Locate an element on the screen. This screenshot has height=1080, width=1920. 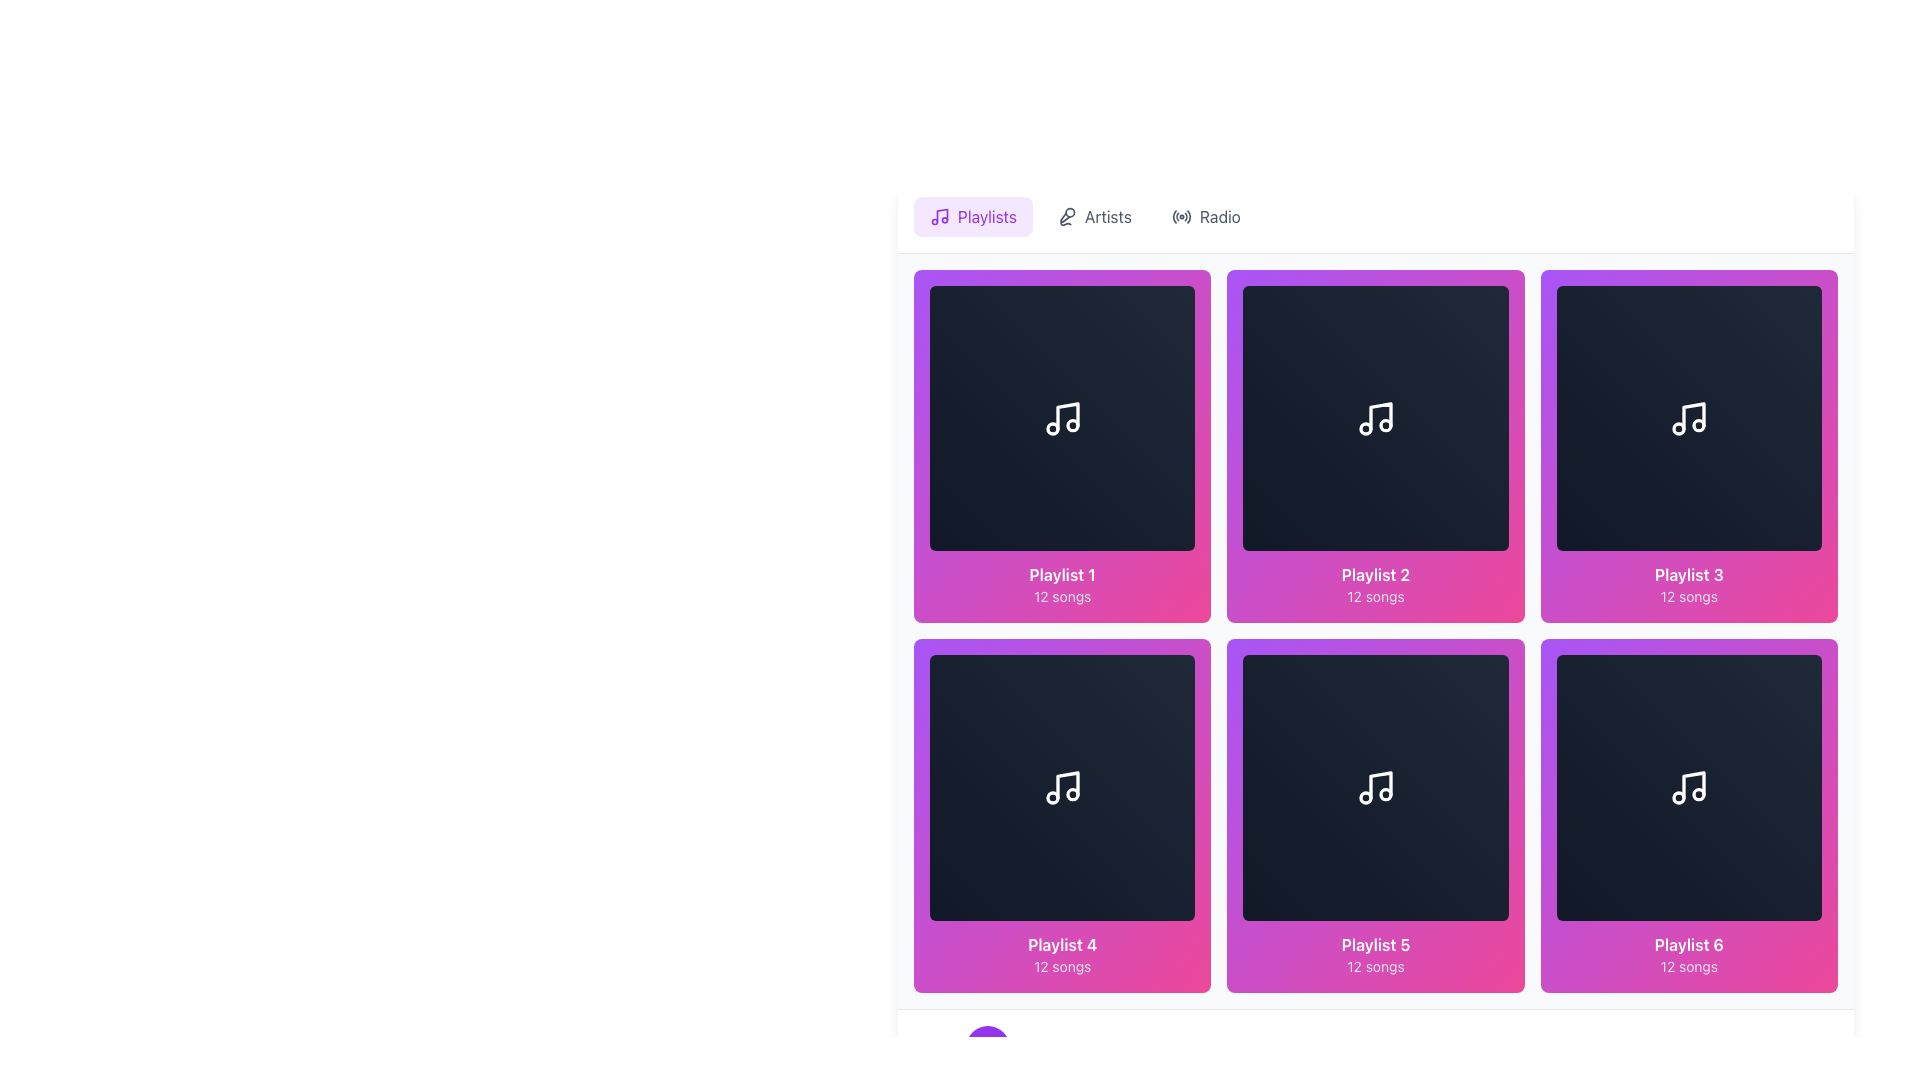
the small circular SVG element that is part of the musical note icon in the 'Playlist 5' card is located at coordinates (1364, 797).